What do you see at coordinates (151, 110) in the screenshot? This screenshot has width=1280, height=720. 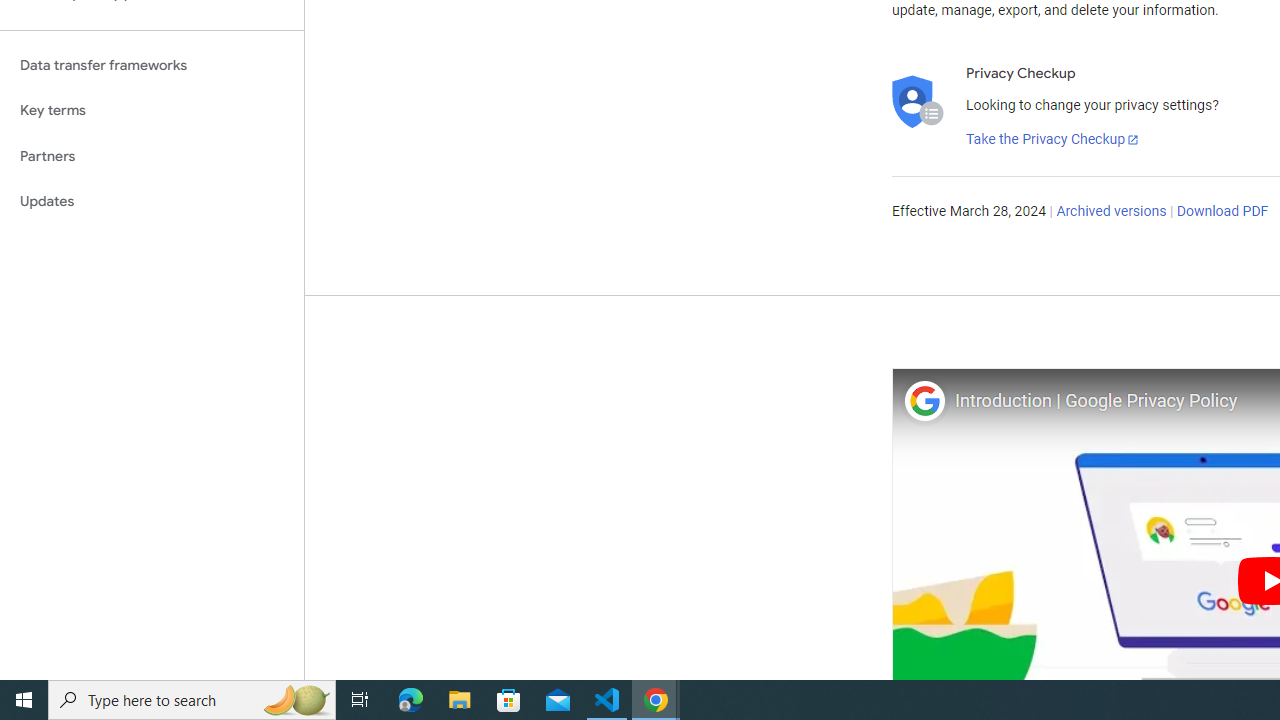 I see `'Key terms'` at bounding box center [151, 110].